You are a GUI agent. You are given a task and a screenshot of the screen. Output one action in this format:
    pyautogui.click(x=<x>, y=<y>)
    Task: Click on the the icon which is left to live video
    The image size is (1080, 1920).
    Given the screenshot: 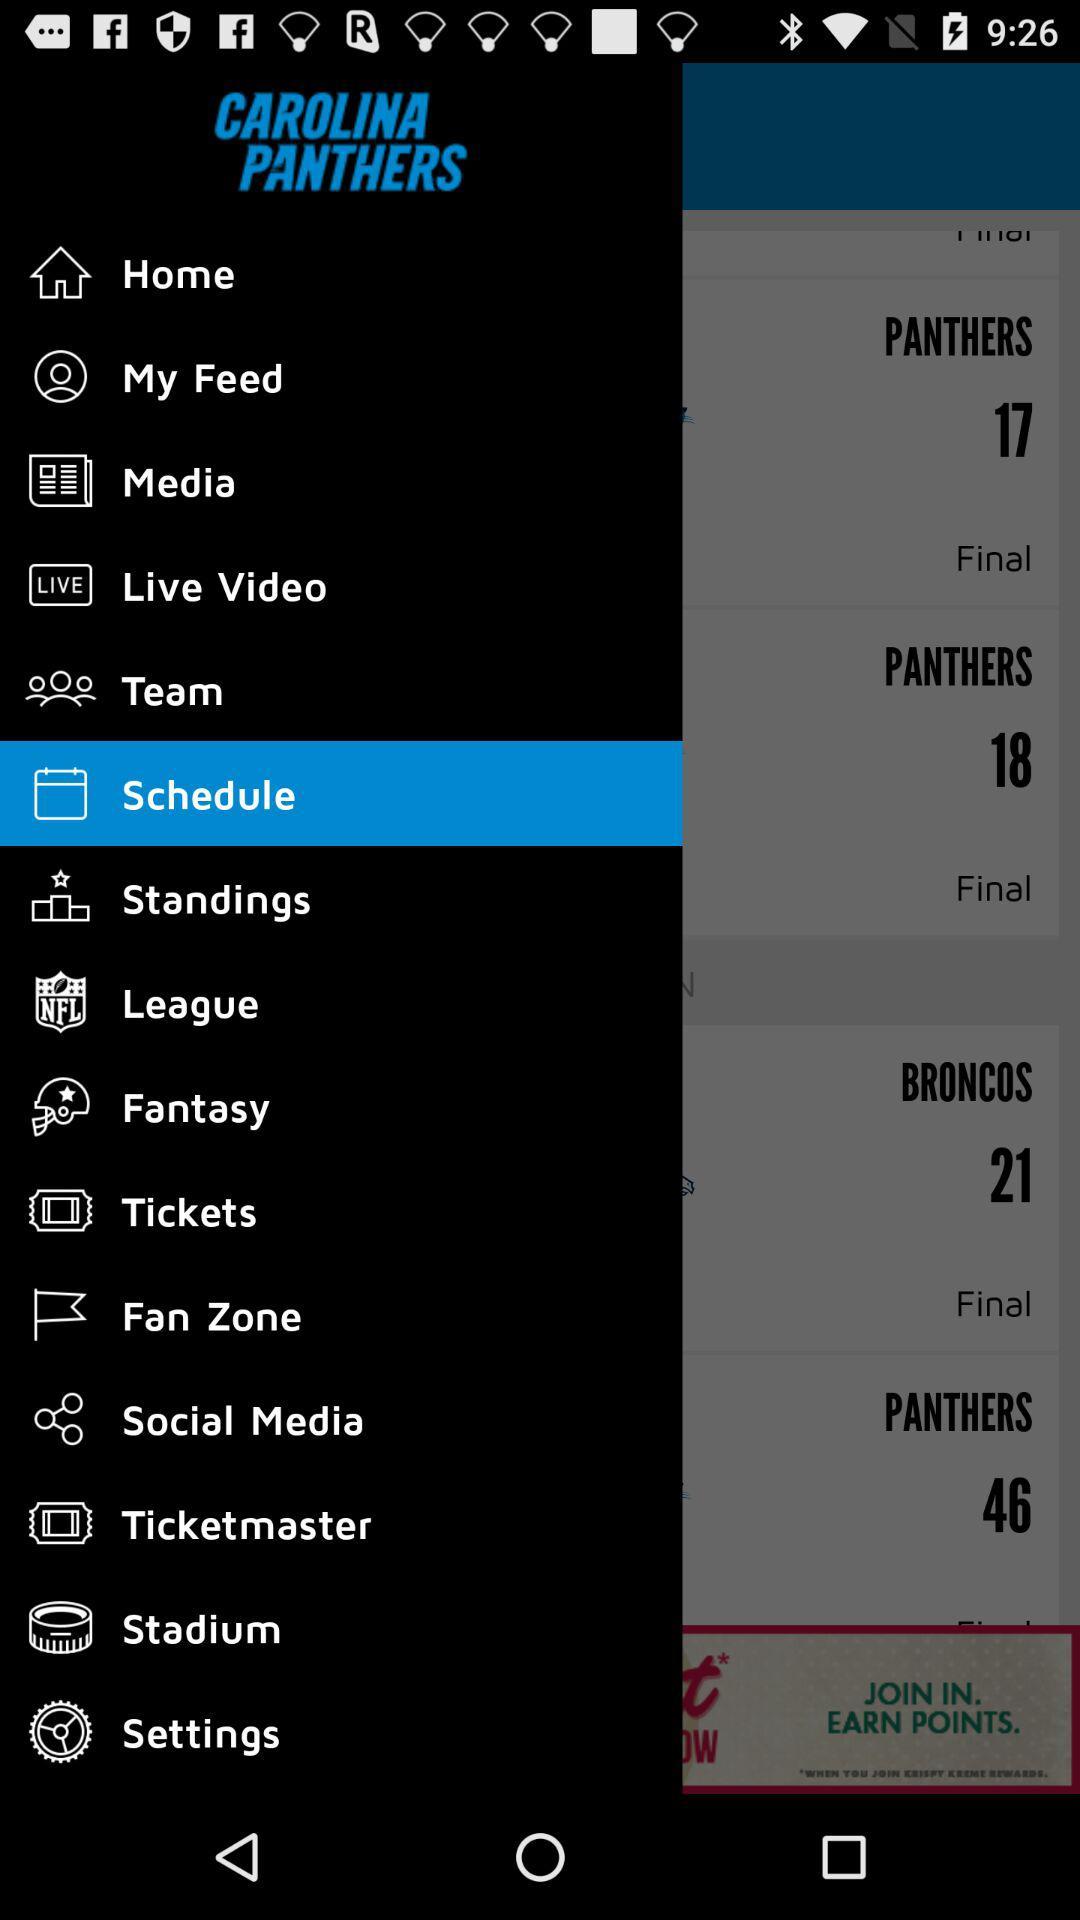 What is the action you would take?
    pyautogui.click(x=60, y=584)
    